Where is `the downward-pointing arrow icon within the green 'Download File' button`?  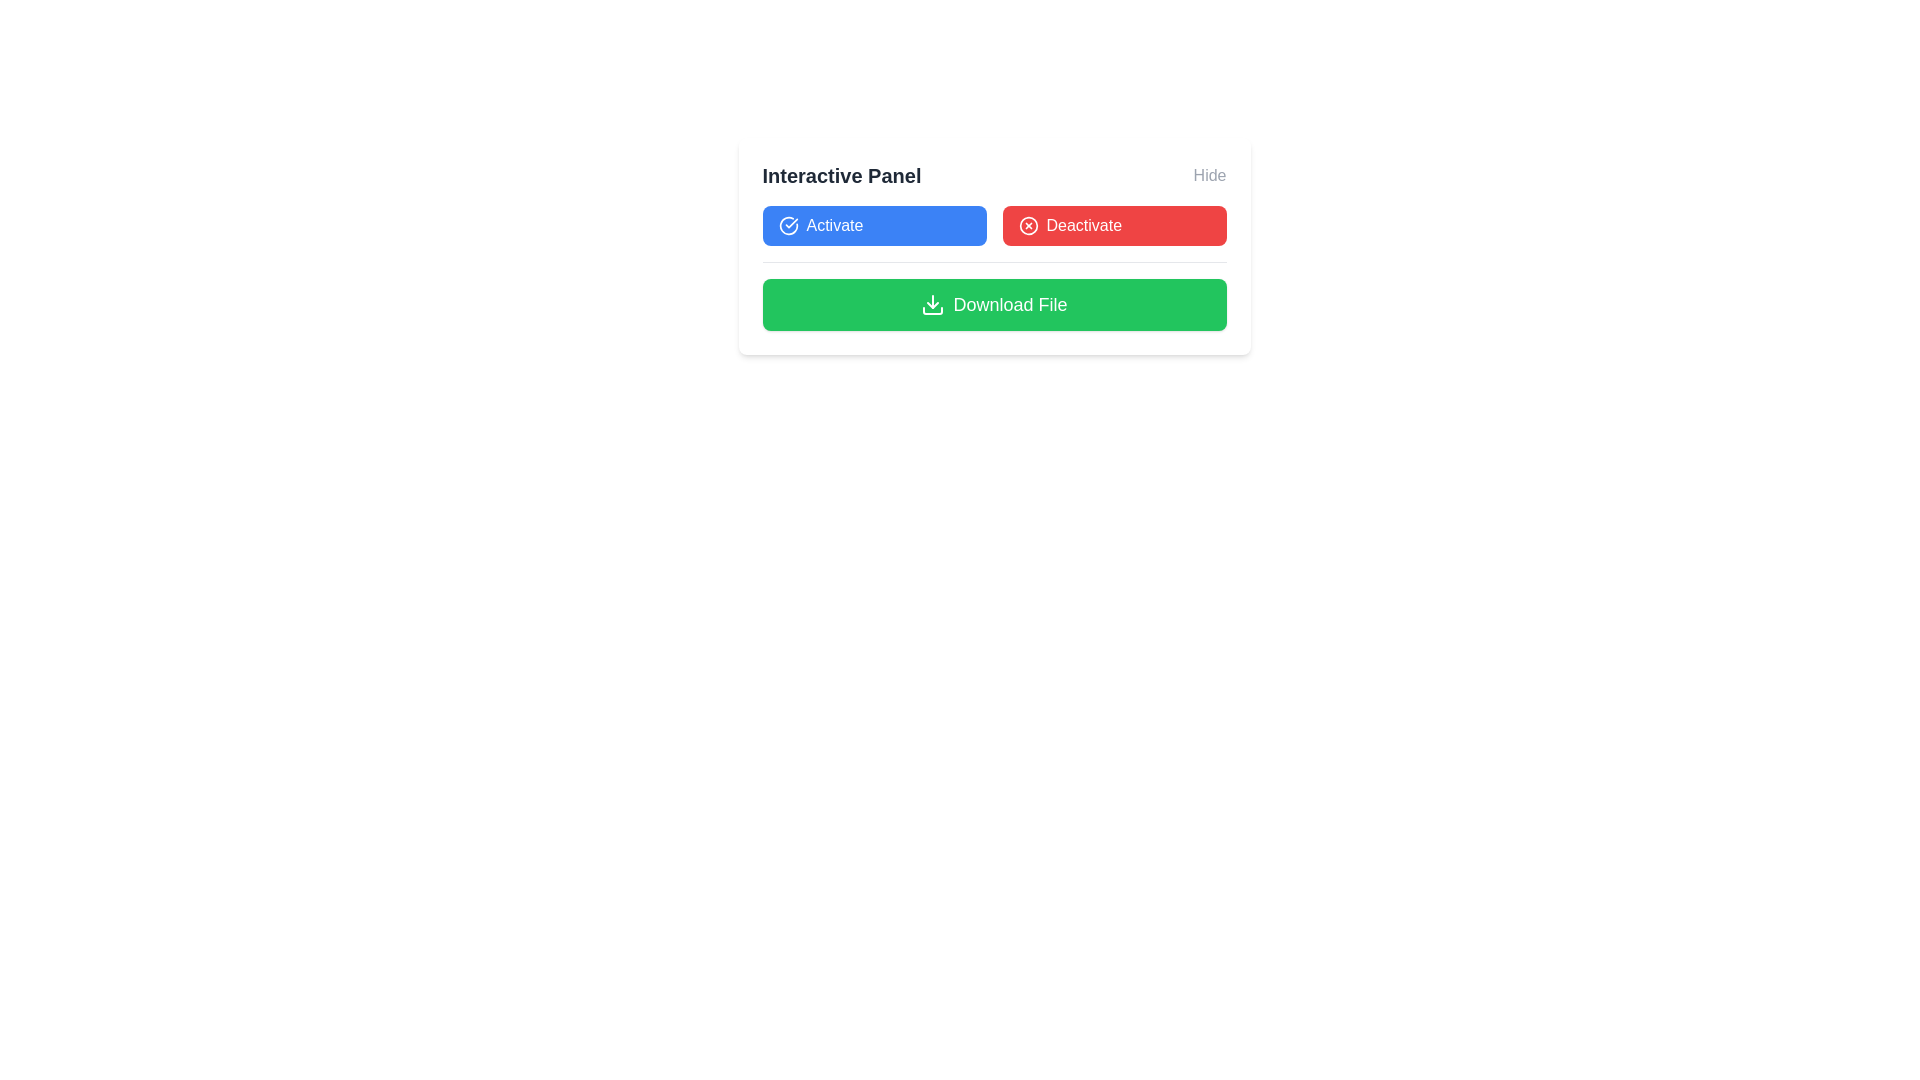
the downward-pointing arrow icon within the green 'Download File' button is located at coordinates (932, 304).